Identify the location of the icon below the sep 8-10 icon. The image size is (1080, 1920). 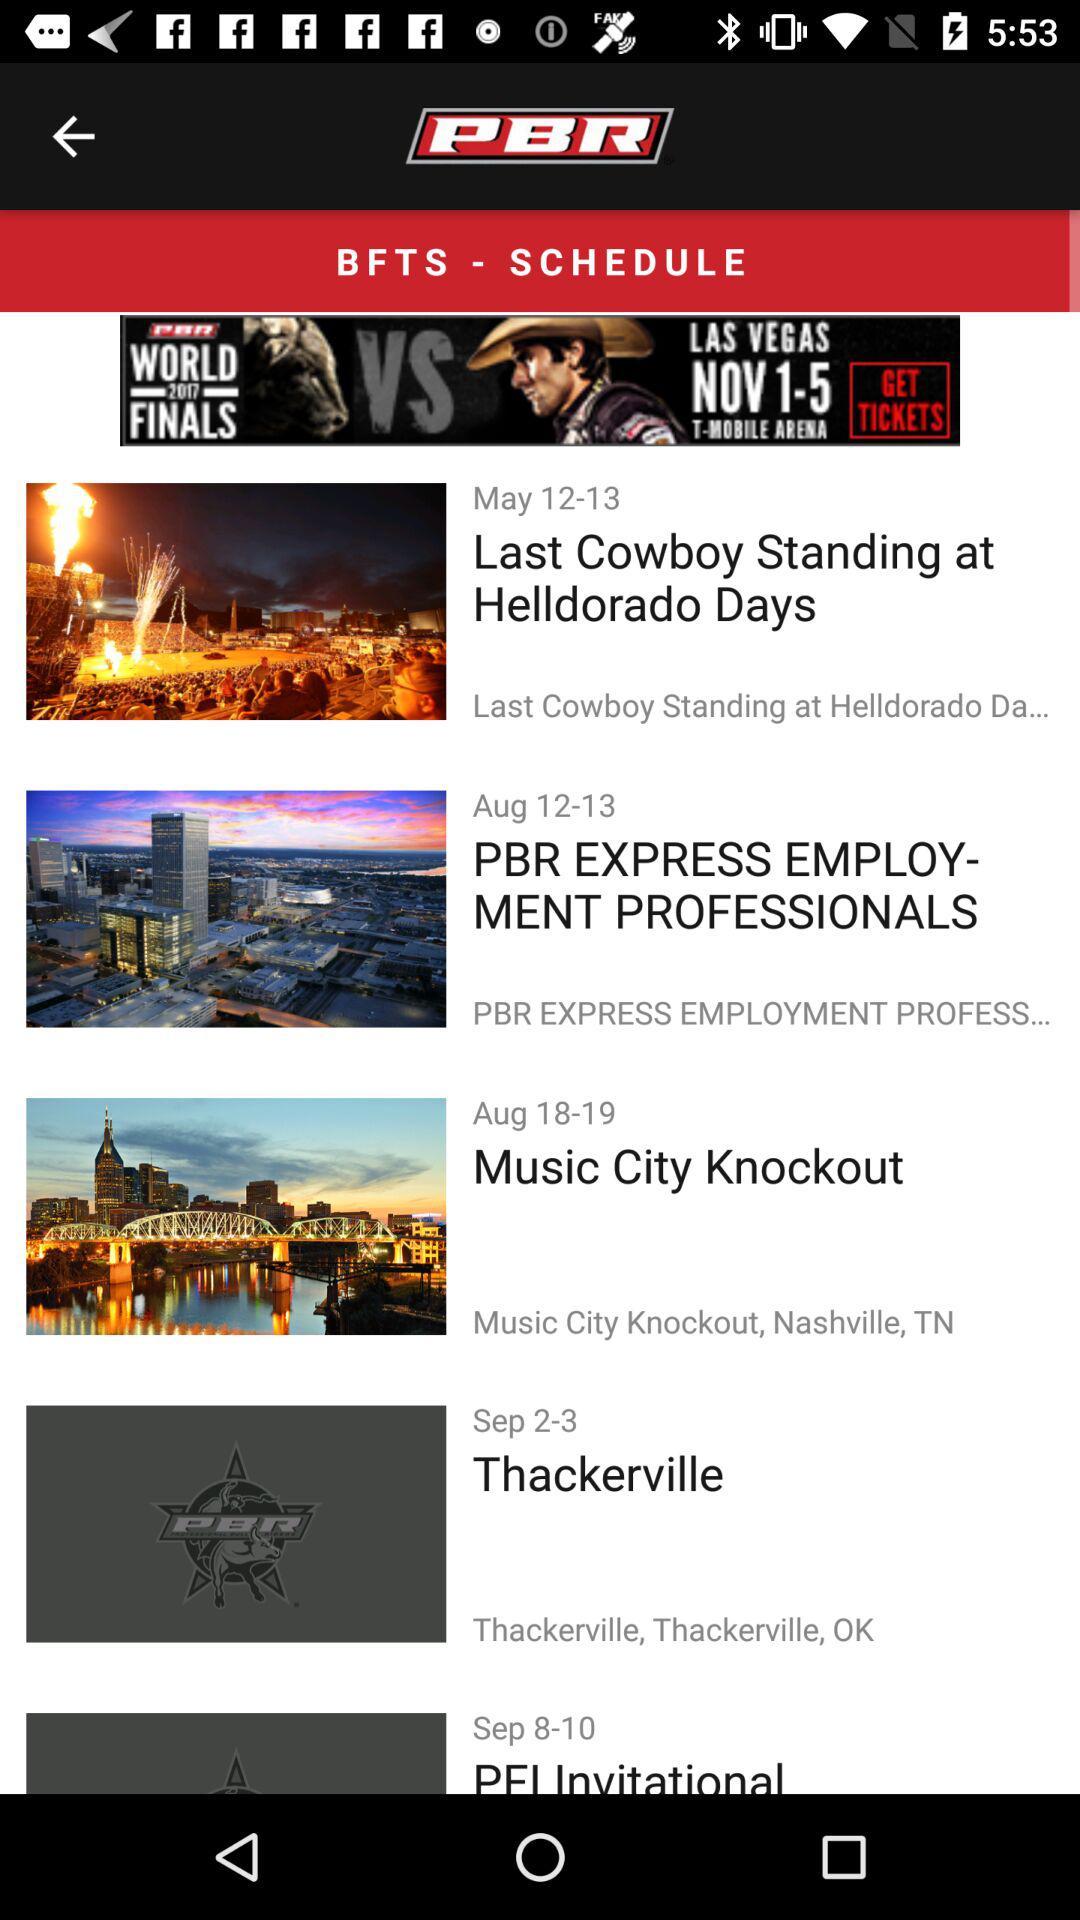
(763, 1771).